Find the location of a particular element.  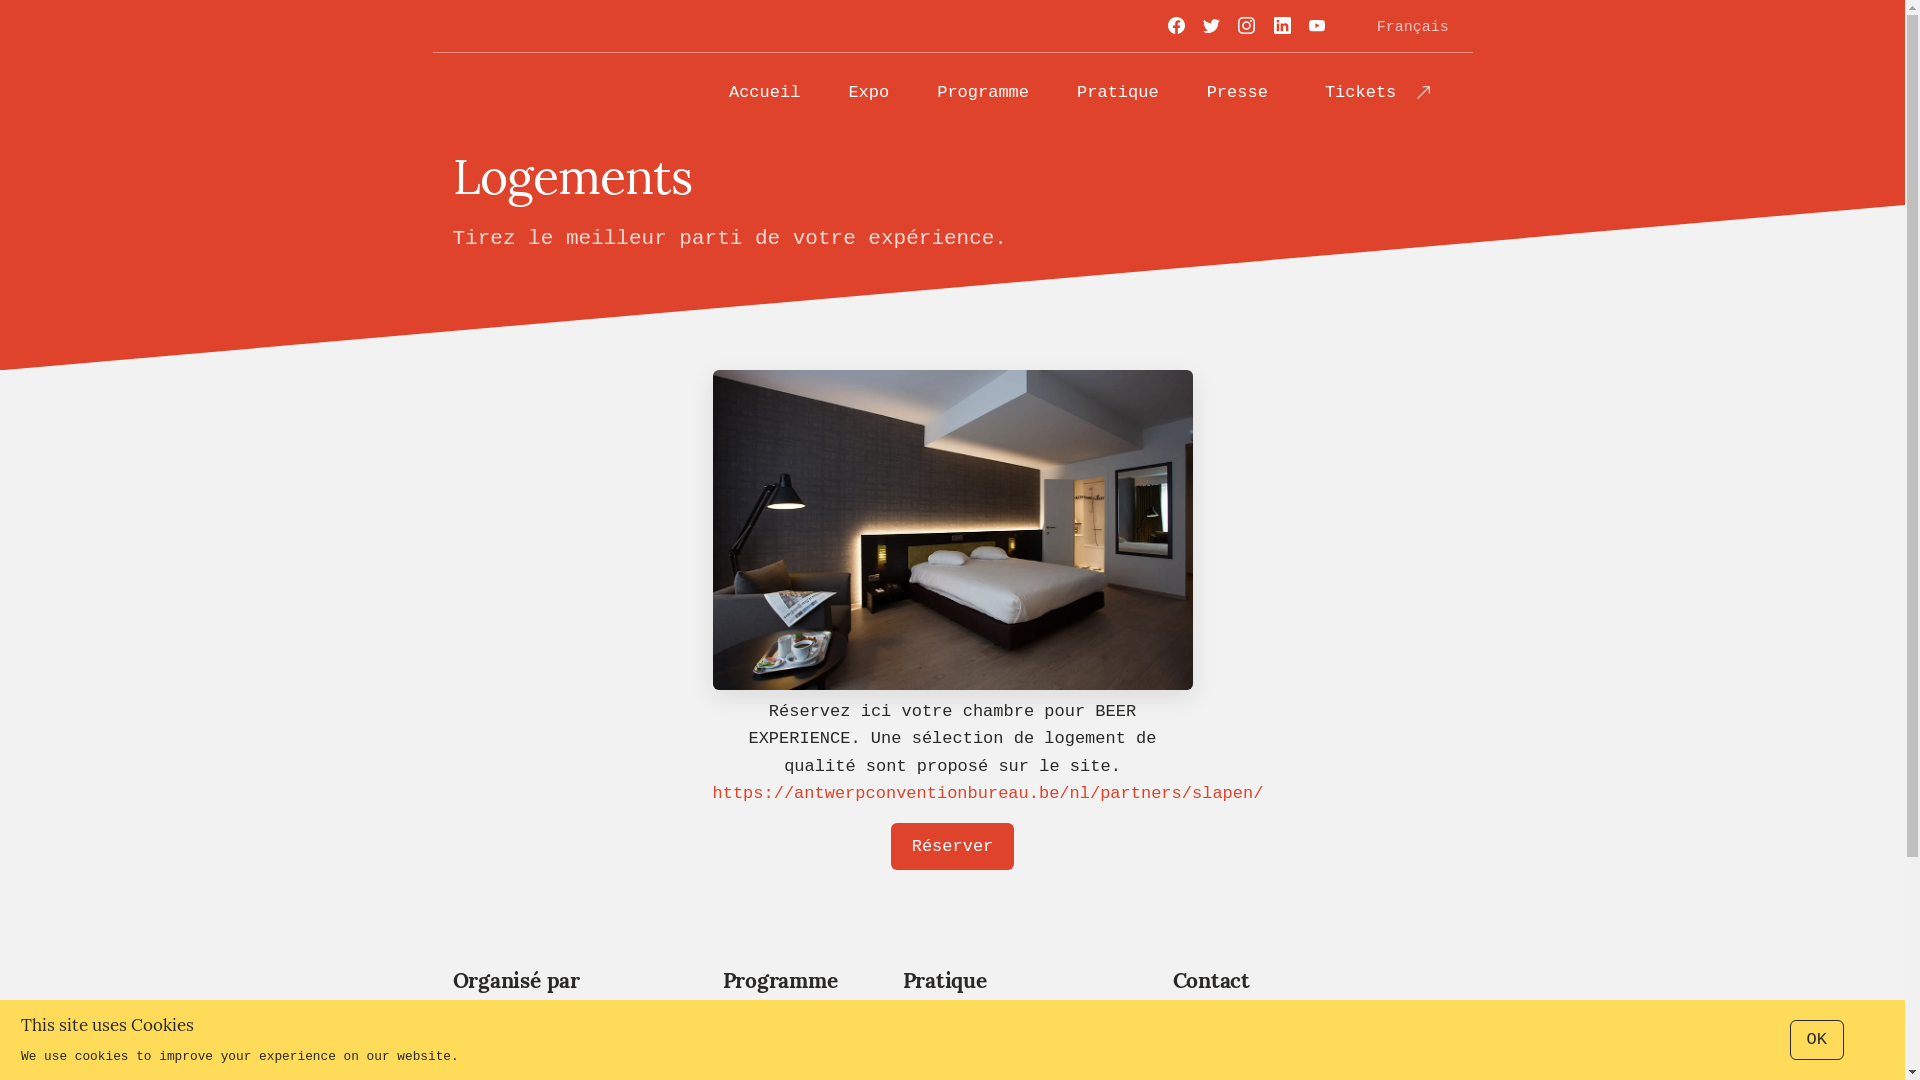

'S'y rendre' is located at coordinates (997, 1050).